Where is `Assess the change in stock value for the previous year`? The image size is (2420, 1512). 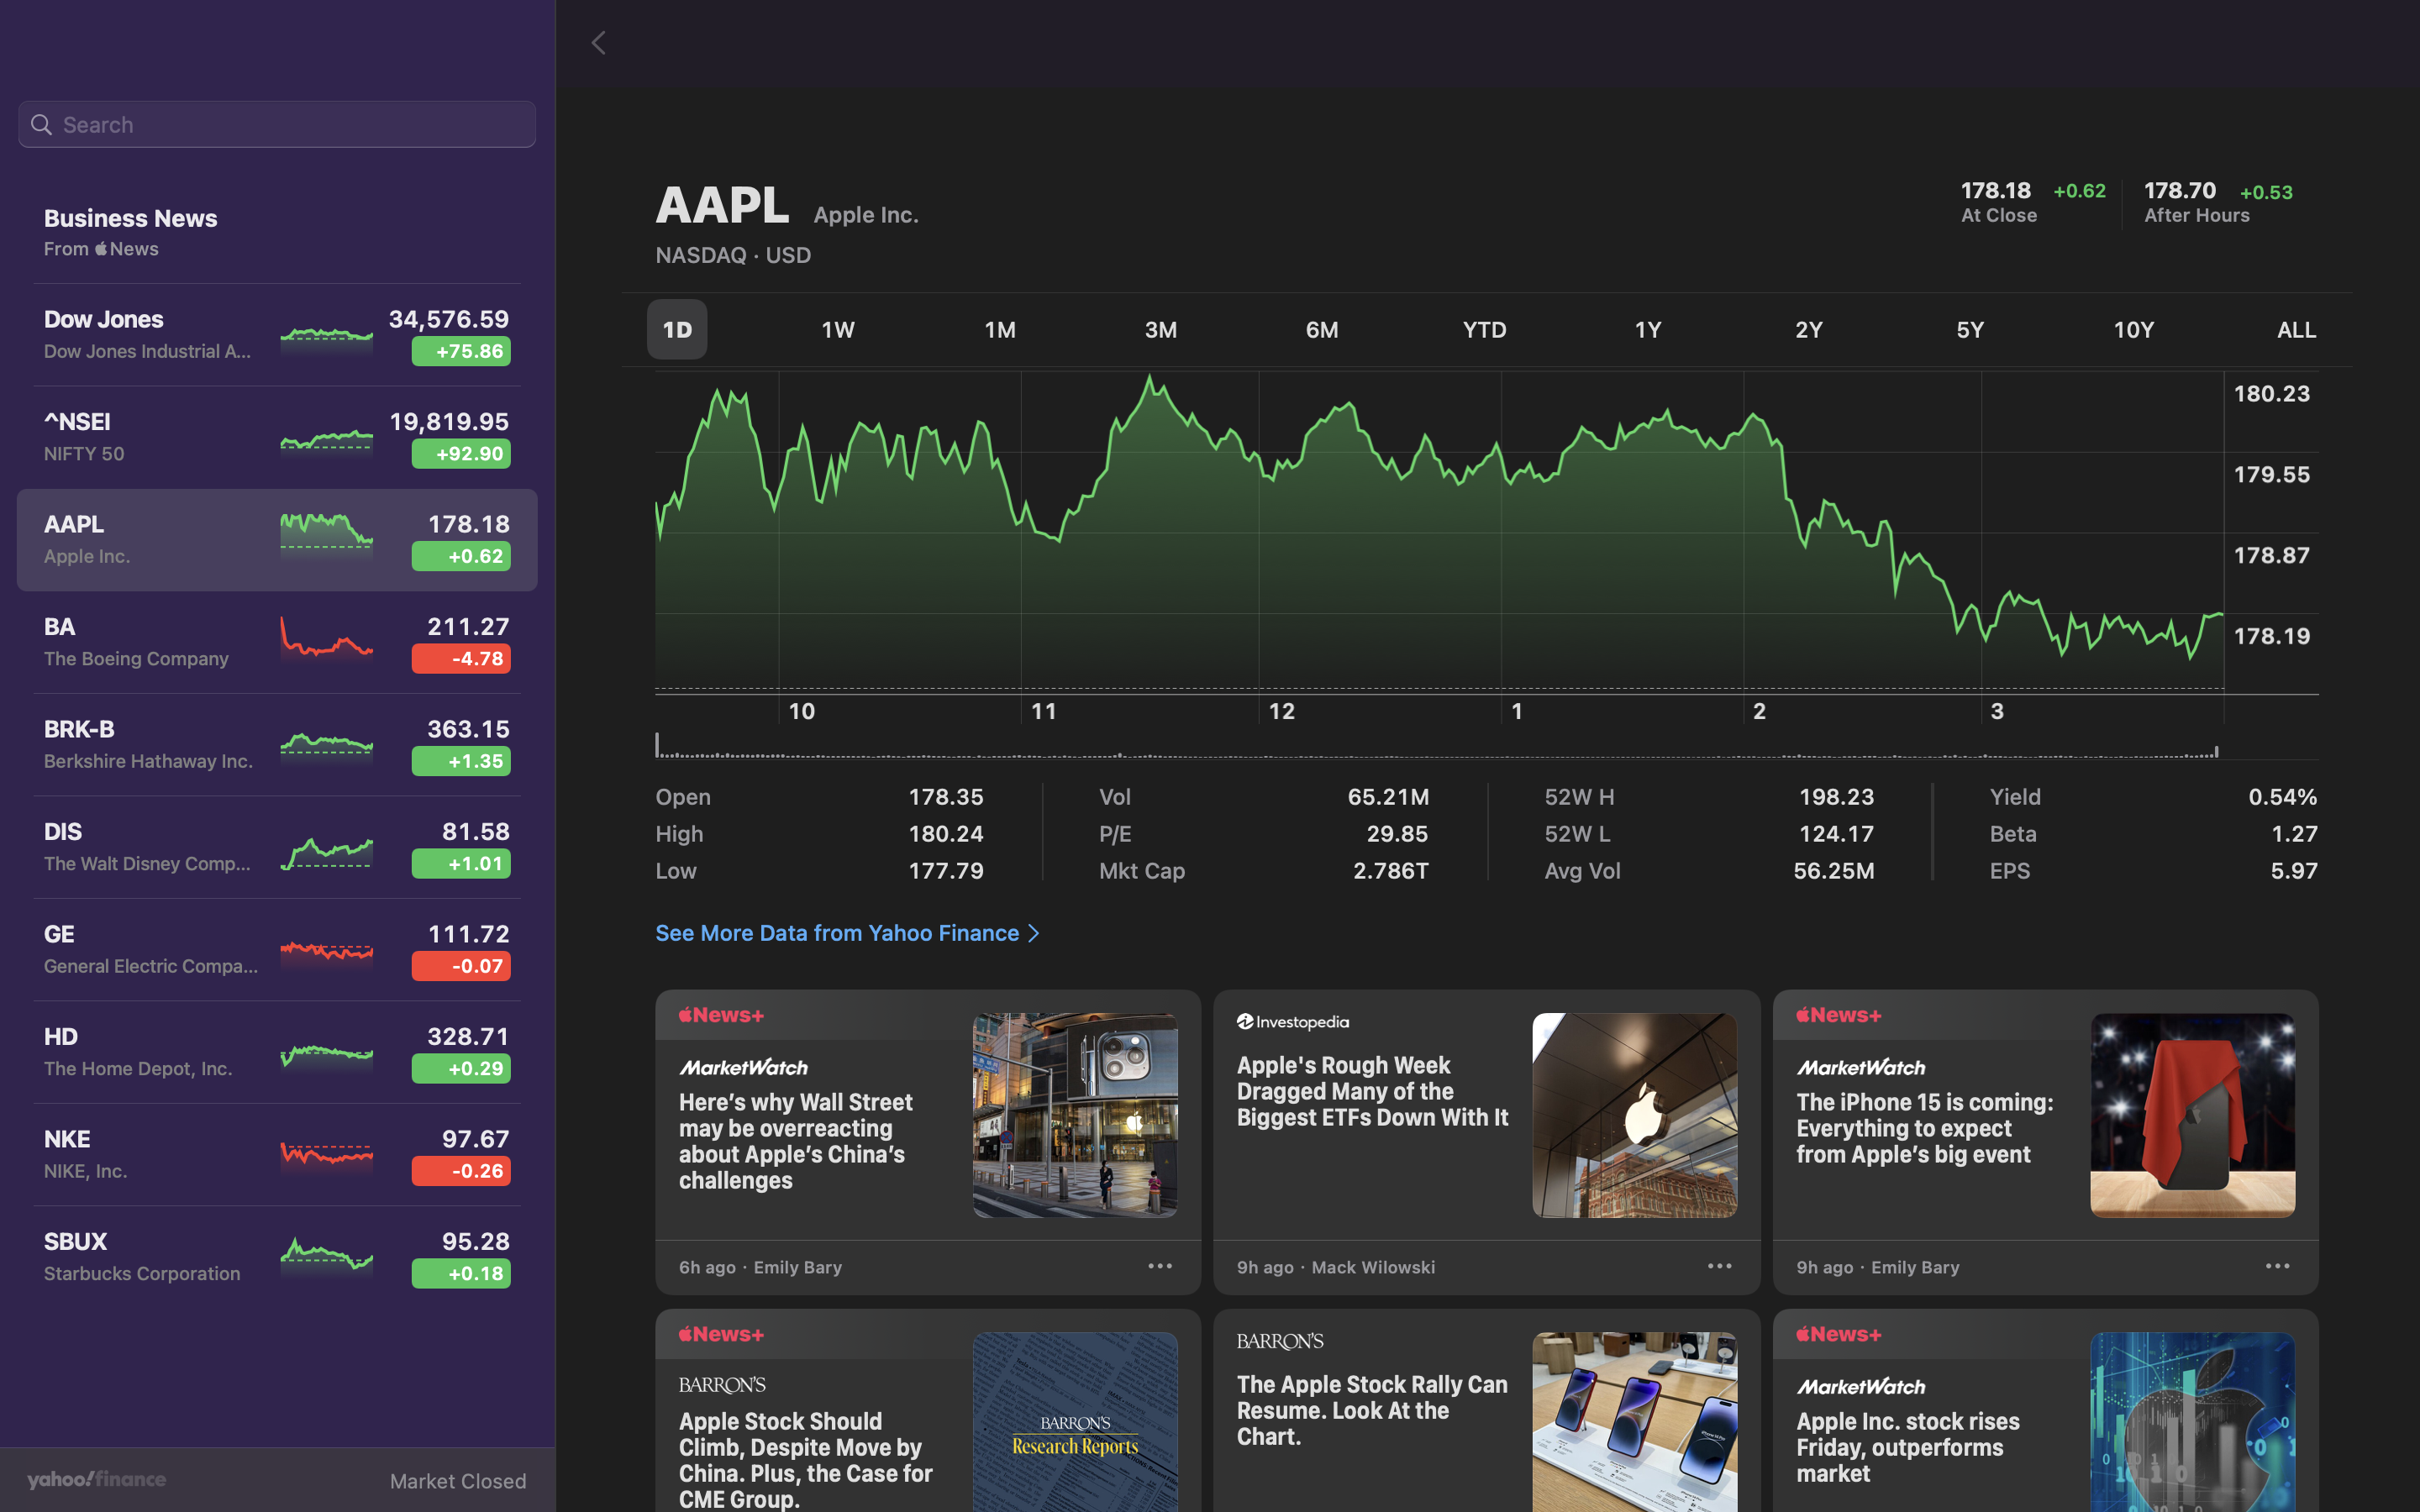
Assess the change in stock value for the previous year is located at coordinates (1650, 327).